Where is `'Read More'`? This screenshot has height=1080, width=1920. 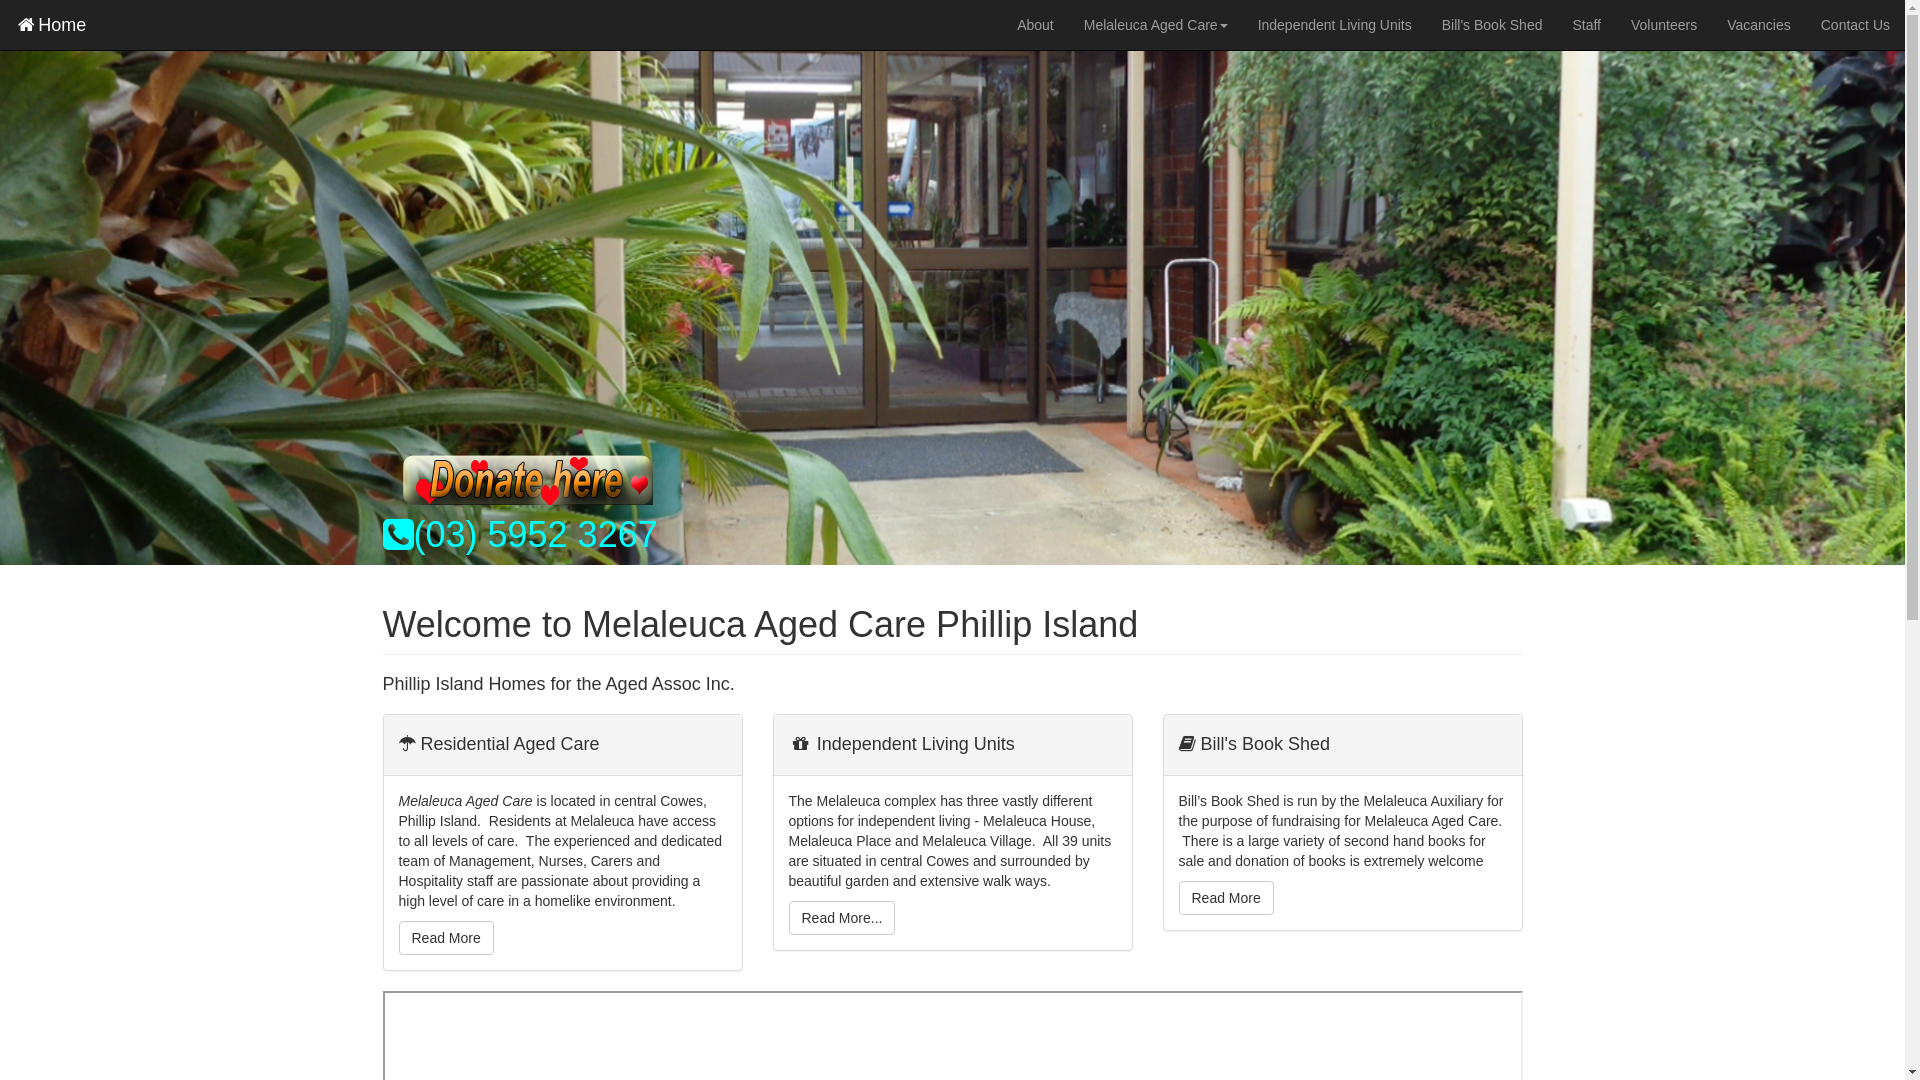 'Read More' is located at coordinates (444, 937).